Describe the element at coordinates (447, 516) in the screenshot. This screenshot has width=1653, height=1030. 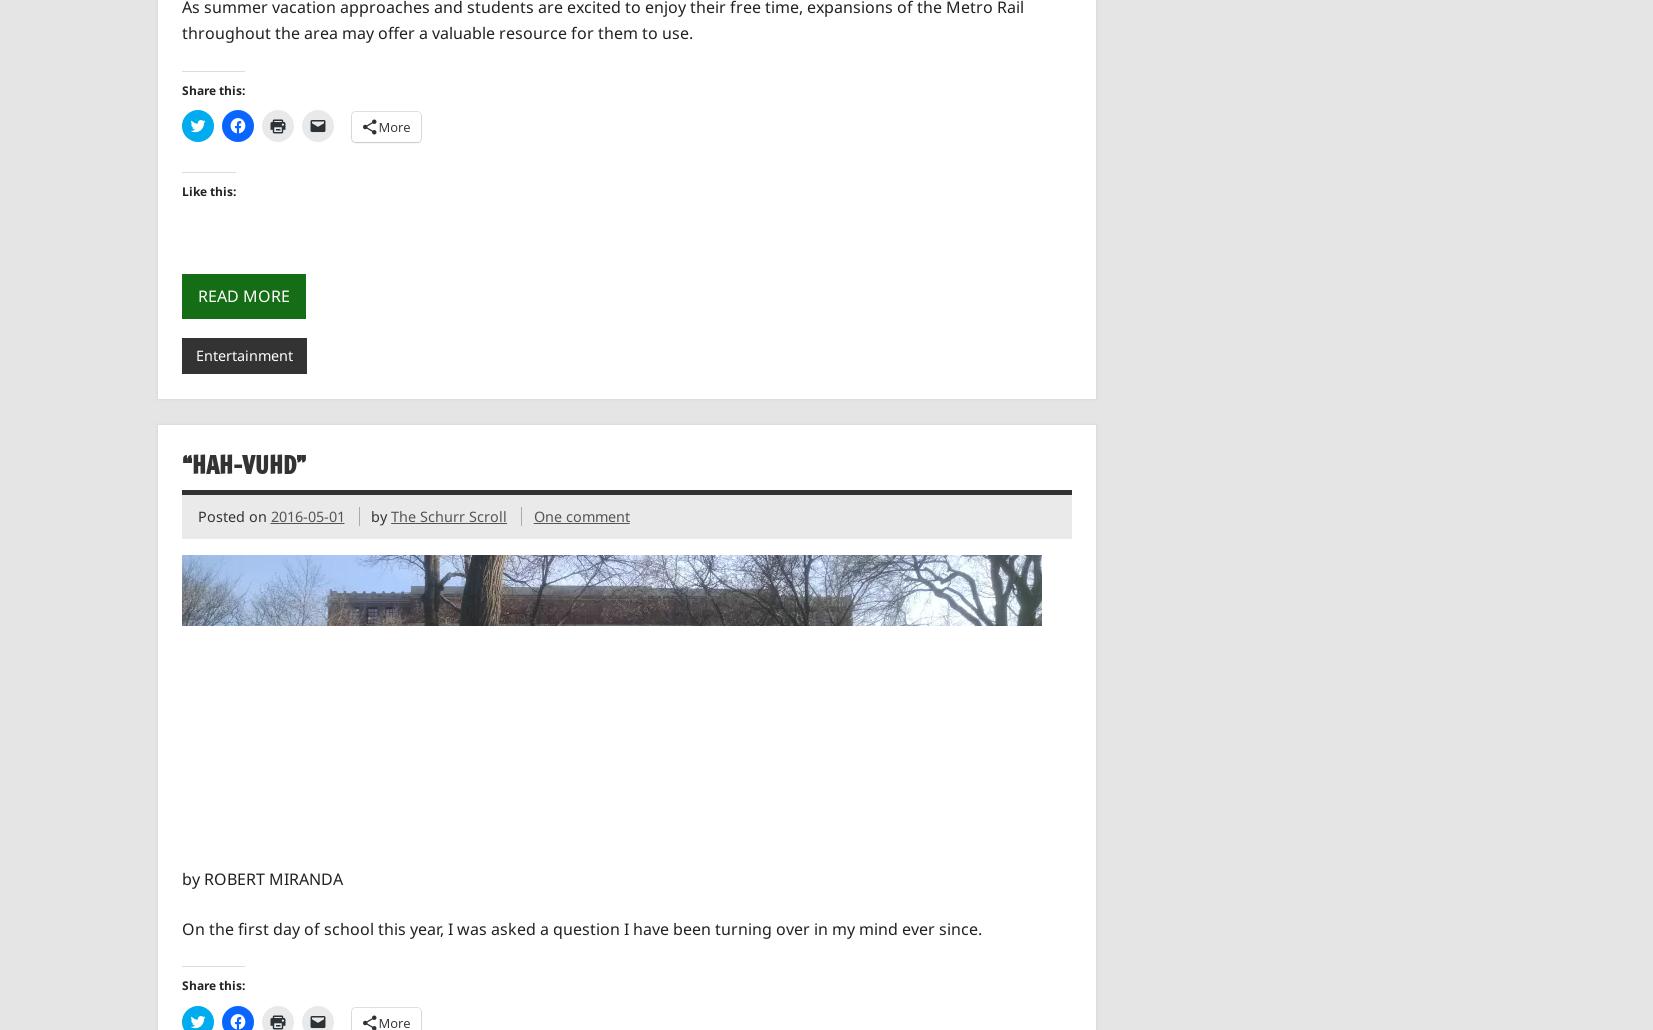
I see `'The Schurr Scroll'` at that location.